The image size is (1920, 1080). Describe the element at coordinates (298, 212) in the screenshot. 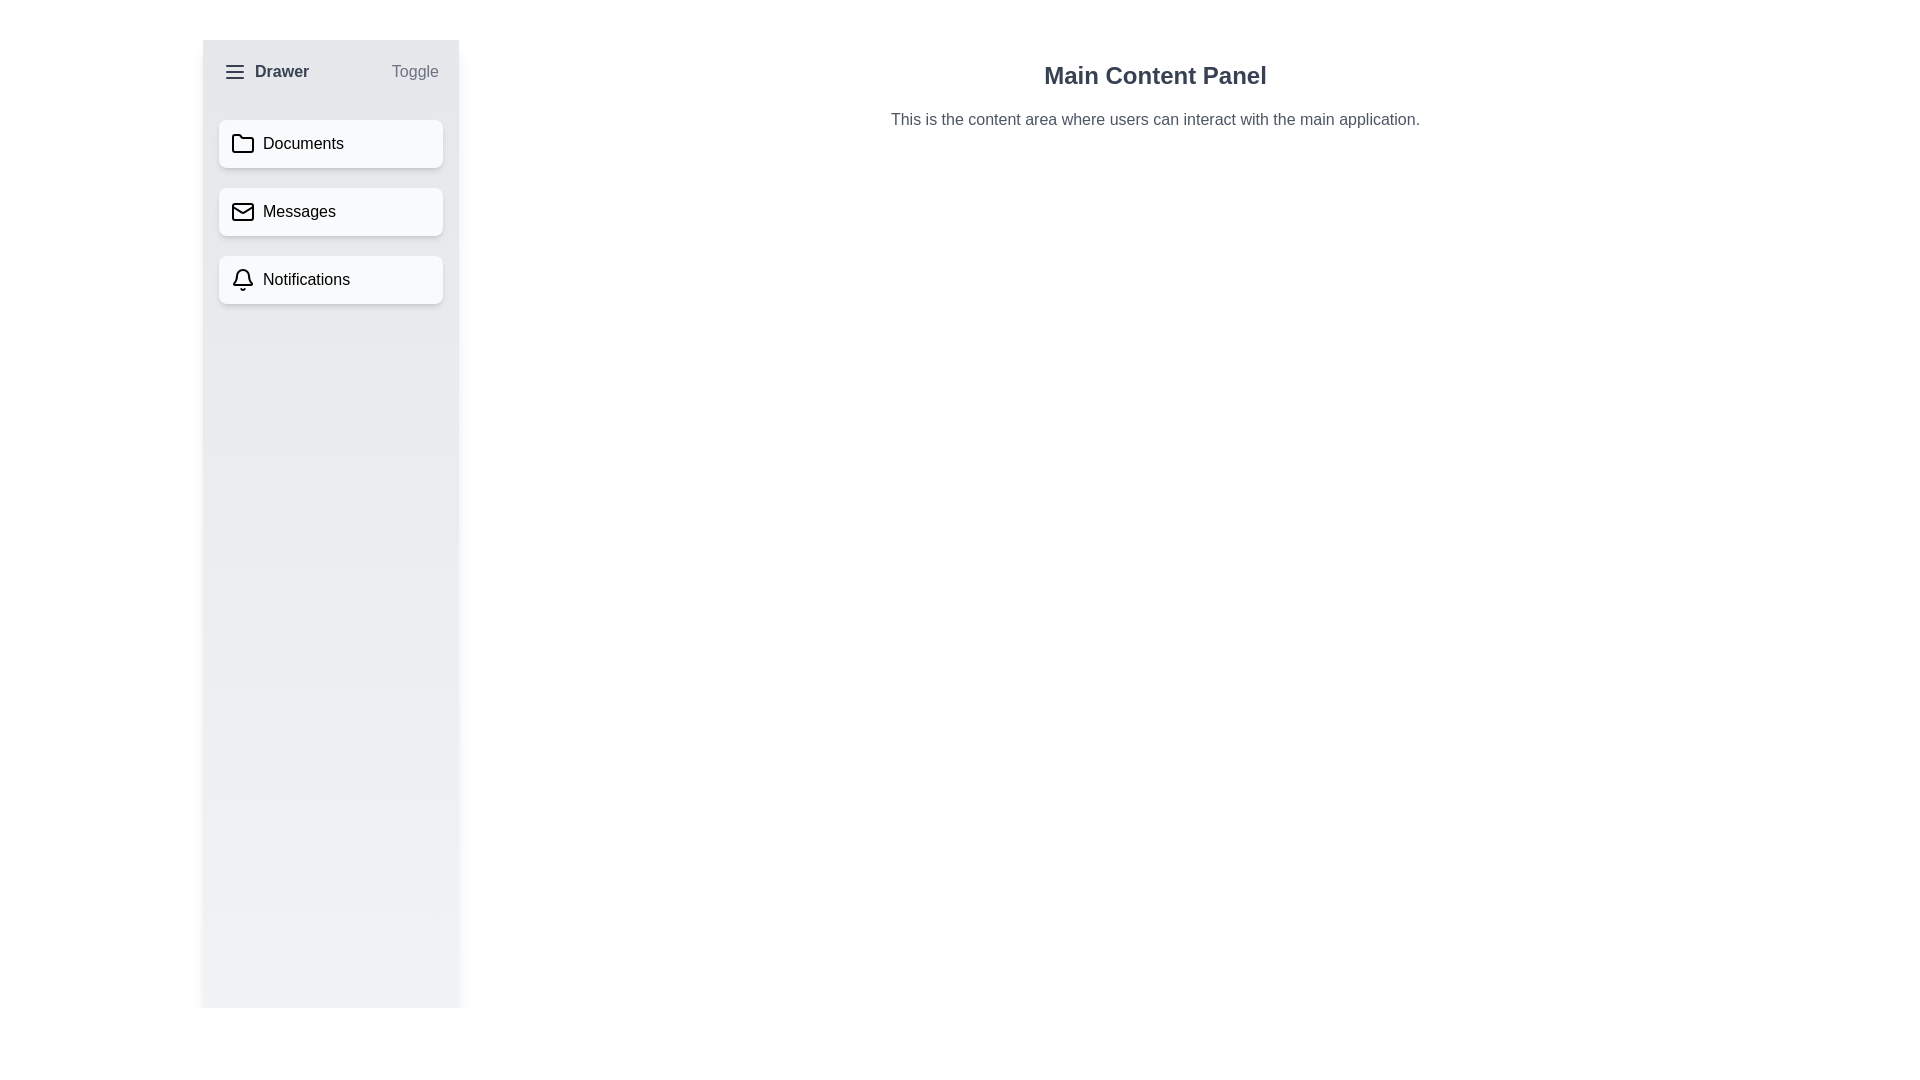

I see `the 'Messages' text label in the left-hand sidebar, which is styled with a bold black font and is the second option in a vertical navigation menu` at that location.